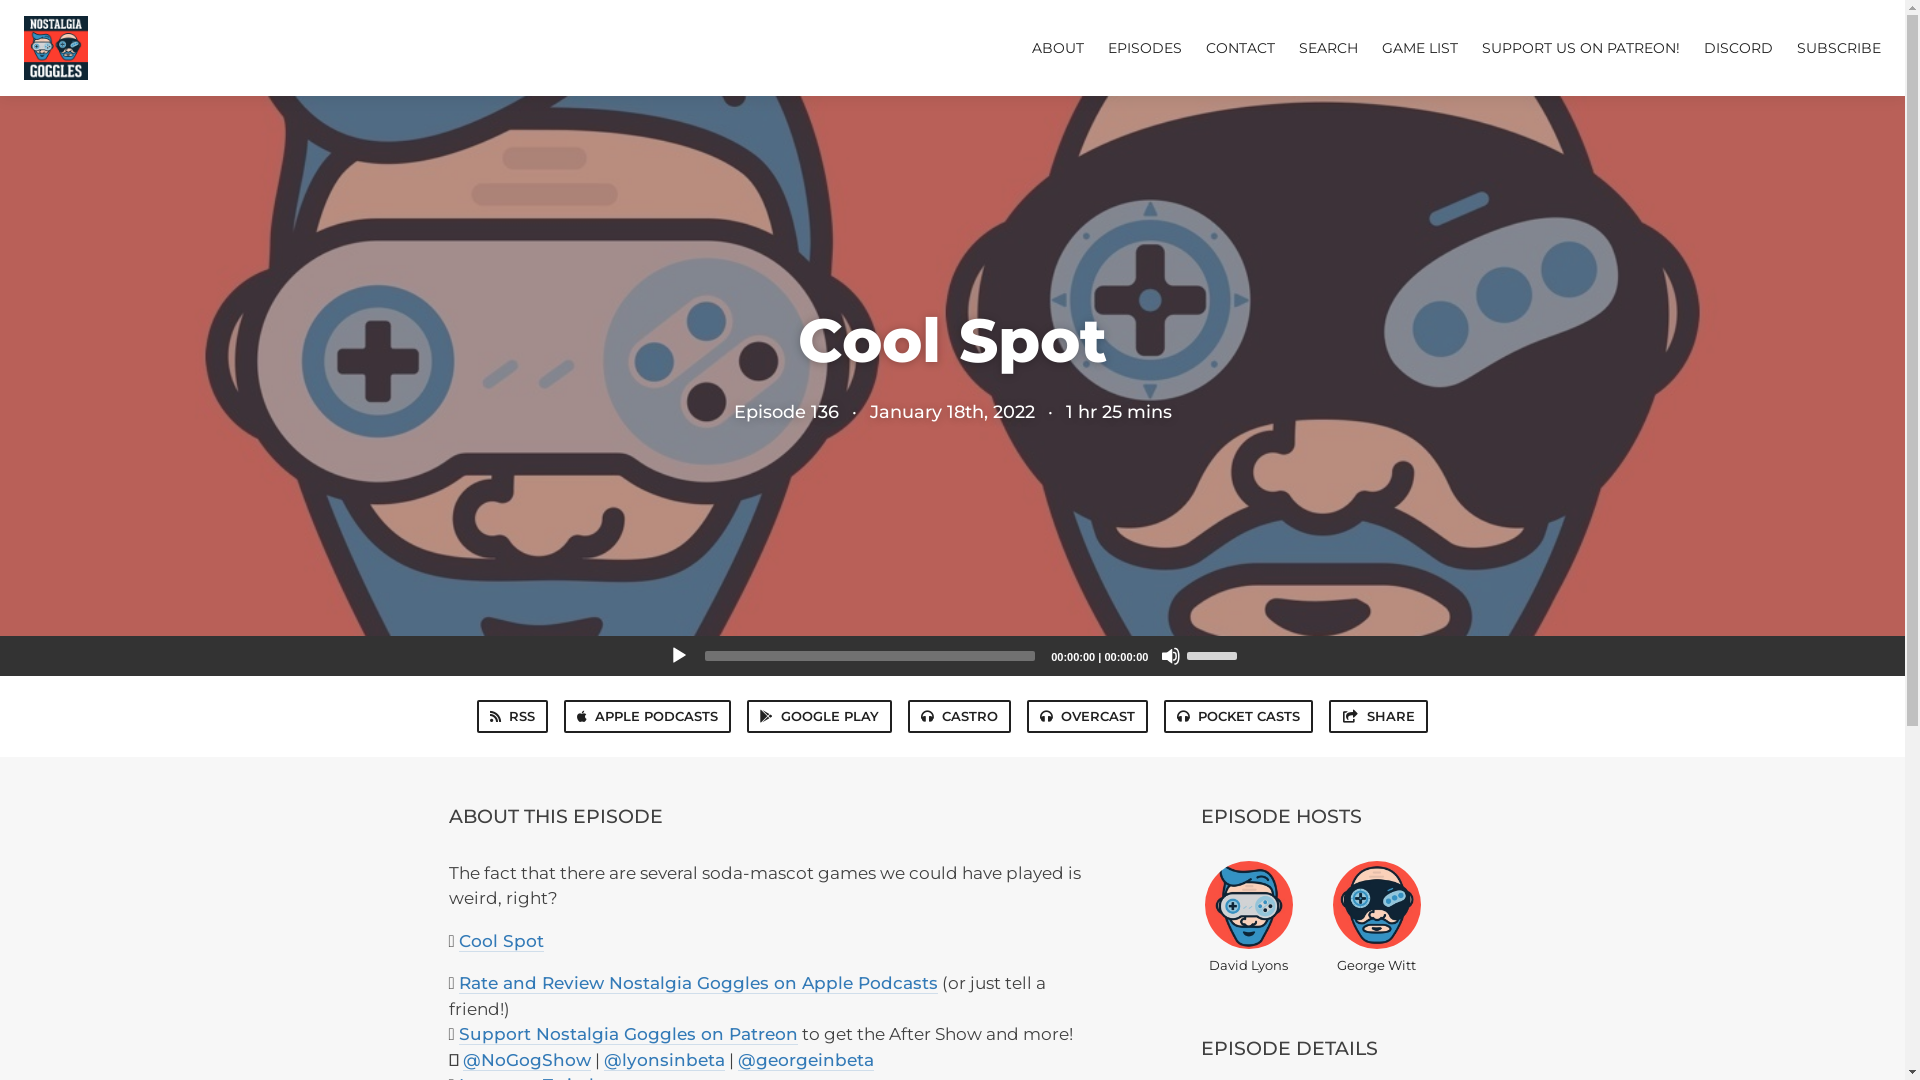 The height and width of the screenshot is (1080, 1920). What do you see at coordinates (1247, 915) in the screenshot?
I see `'David Lyons'` at bounding box center [1247, 915].